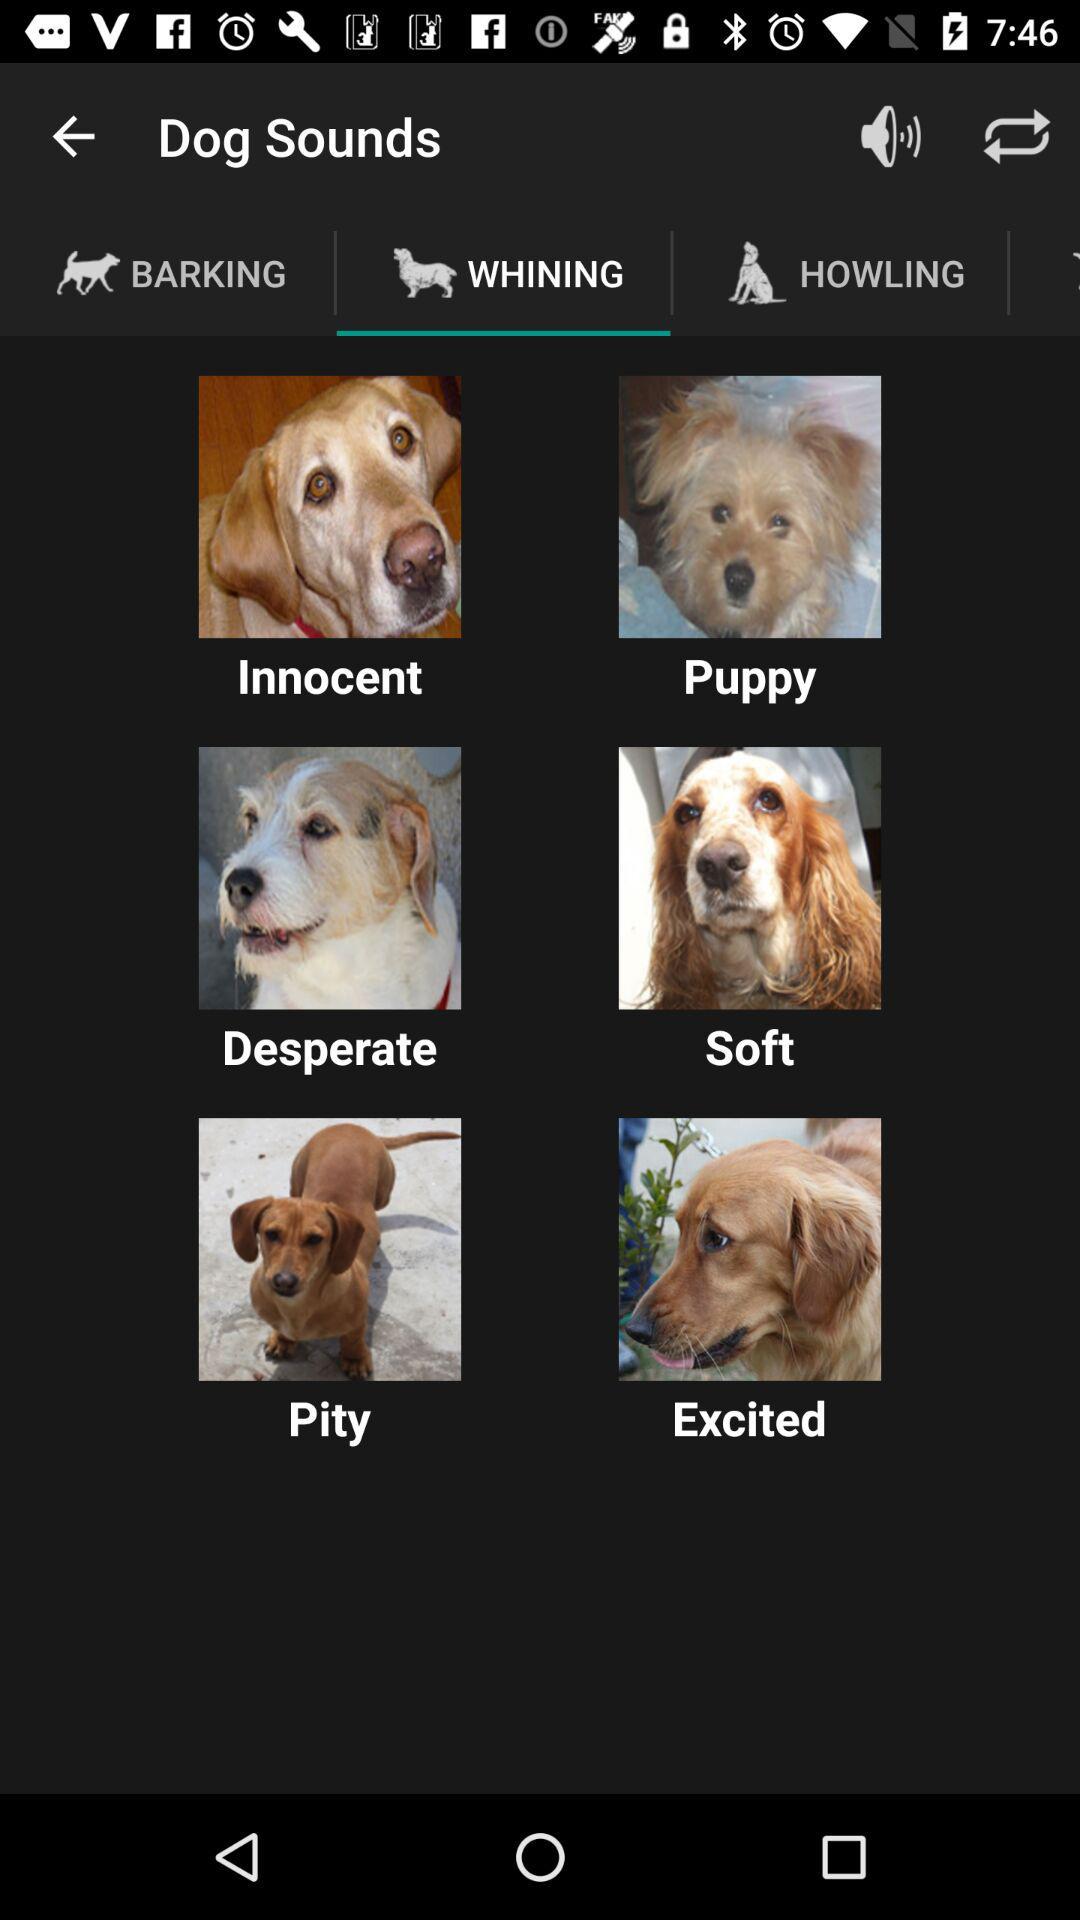  Describe the element at coordinates (890, 135) in the screenshot. I see `the item next to whining item` at that location.